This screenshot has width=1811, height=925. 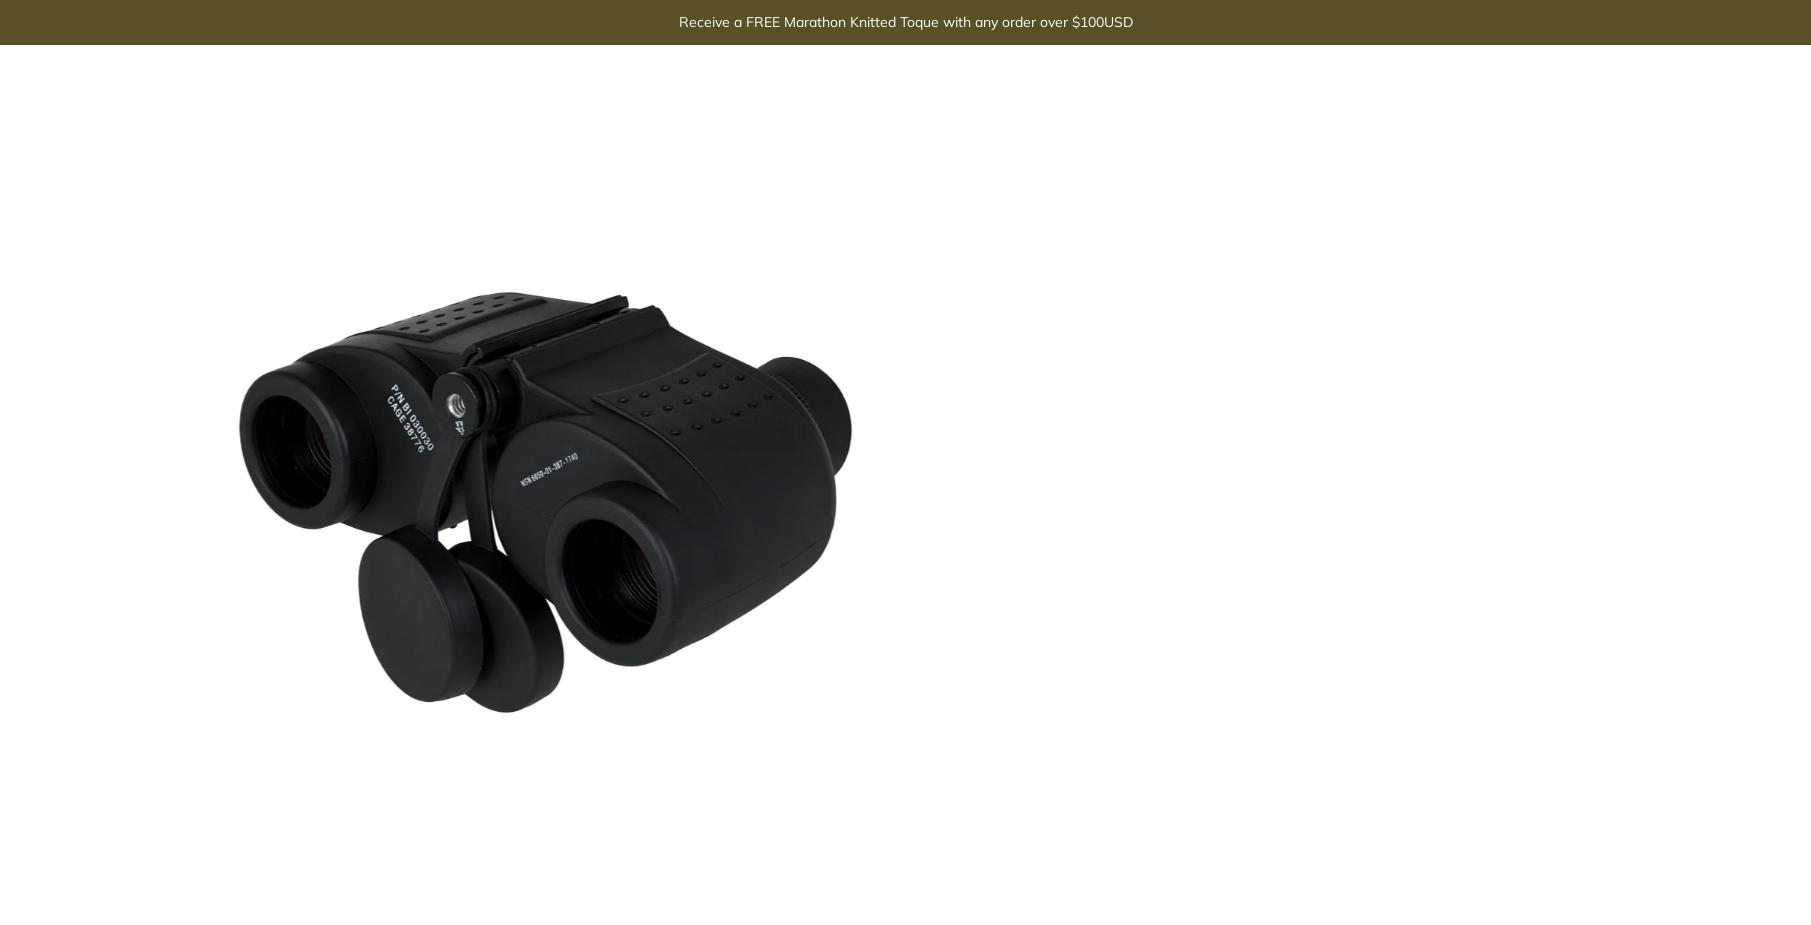 I want to click on 'ACCESSORIES INCLUDED:', so click(x=1146, y=299).